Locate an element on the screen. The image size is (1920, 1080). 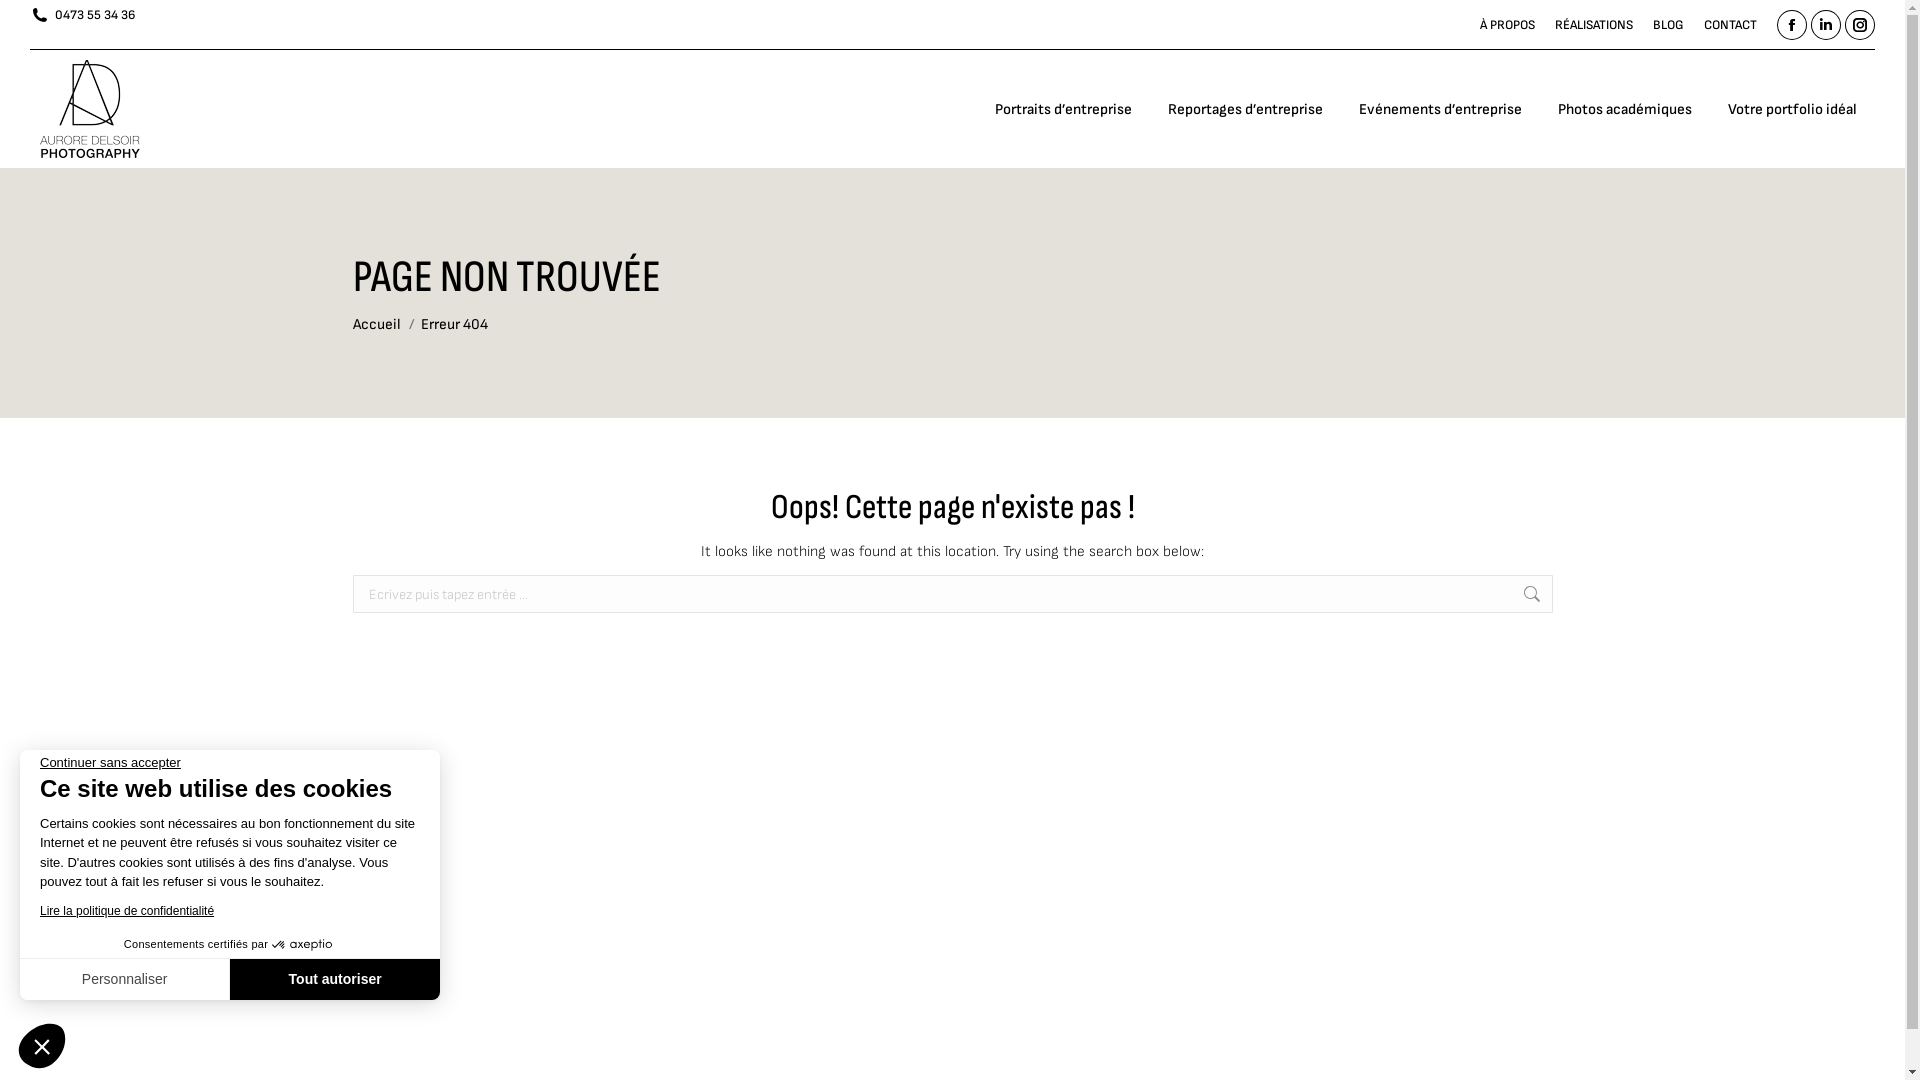
'0473 55 34 36' is located at coordinates (81, 15).